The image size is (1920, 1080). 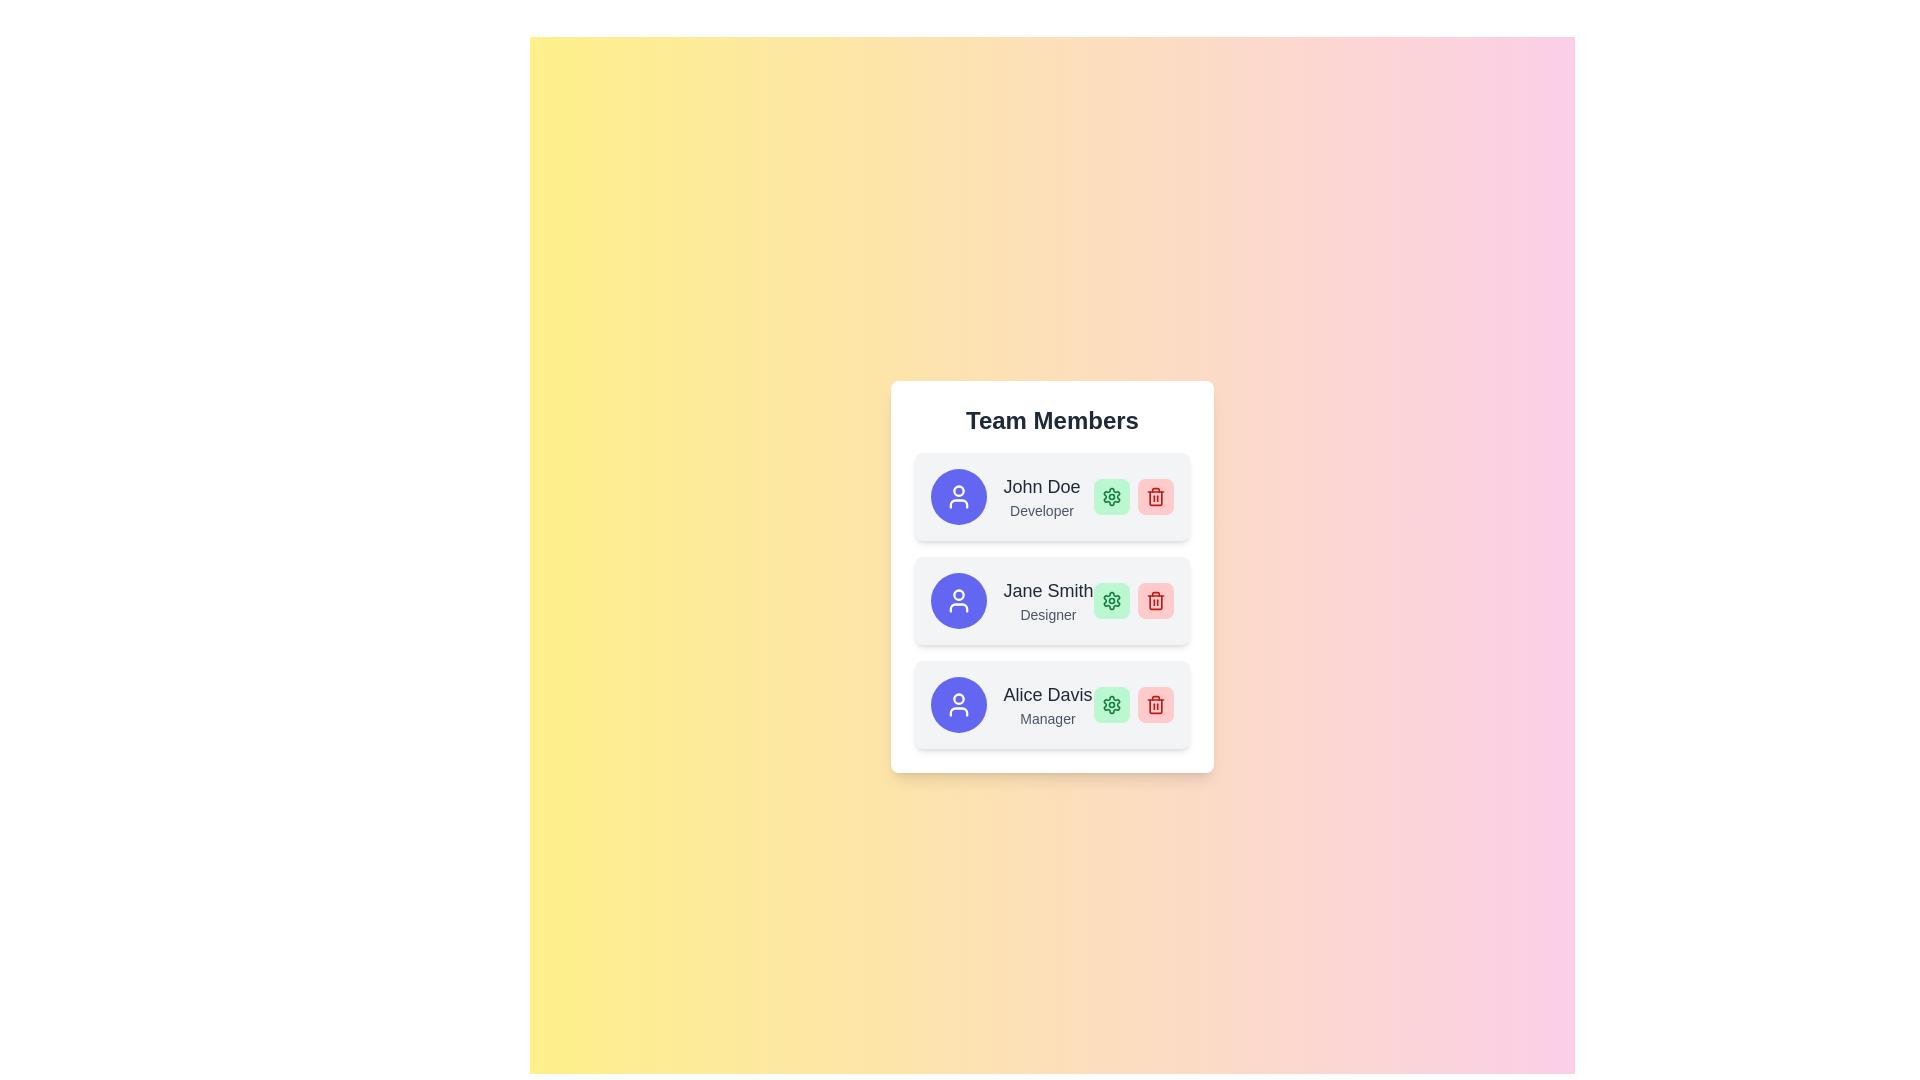 I want to click on the text label displaying 'Designer' in gray color, located below 'Jane Smith' in the 'Team Members' section, so click(x=1047, y=613).